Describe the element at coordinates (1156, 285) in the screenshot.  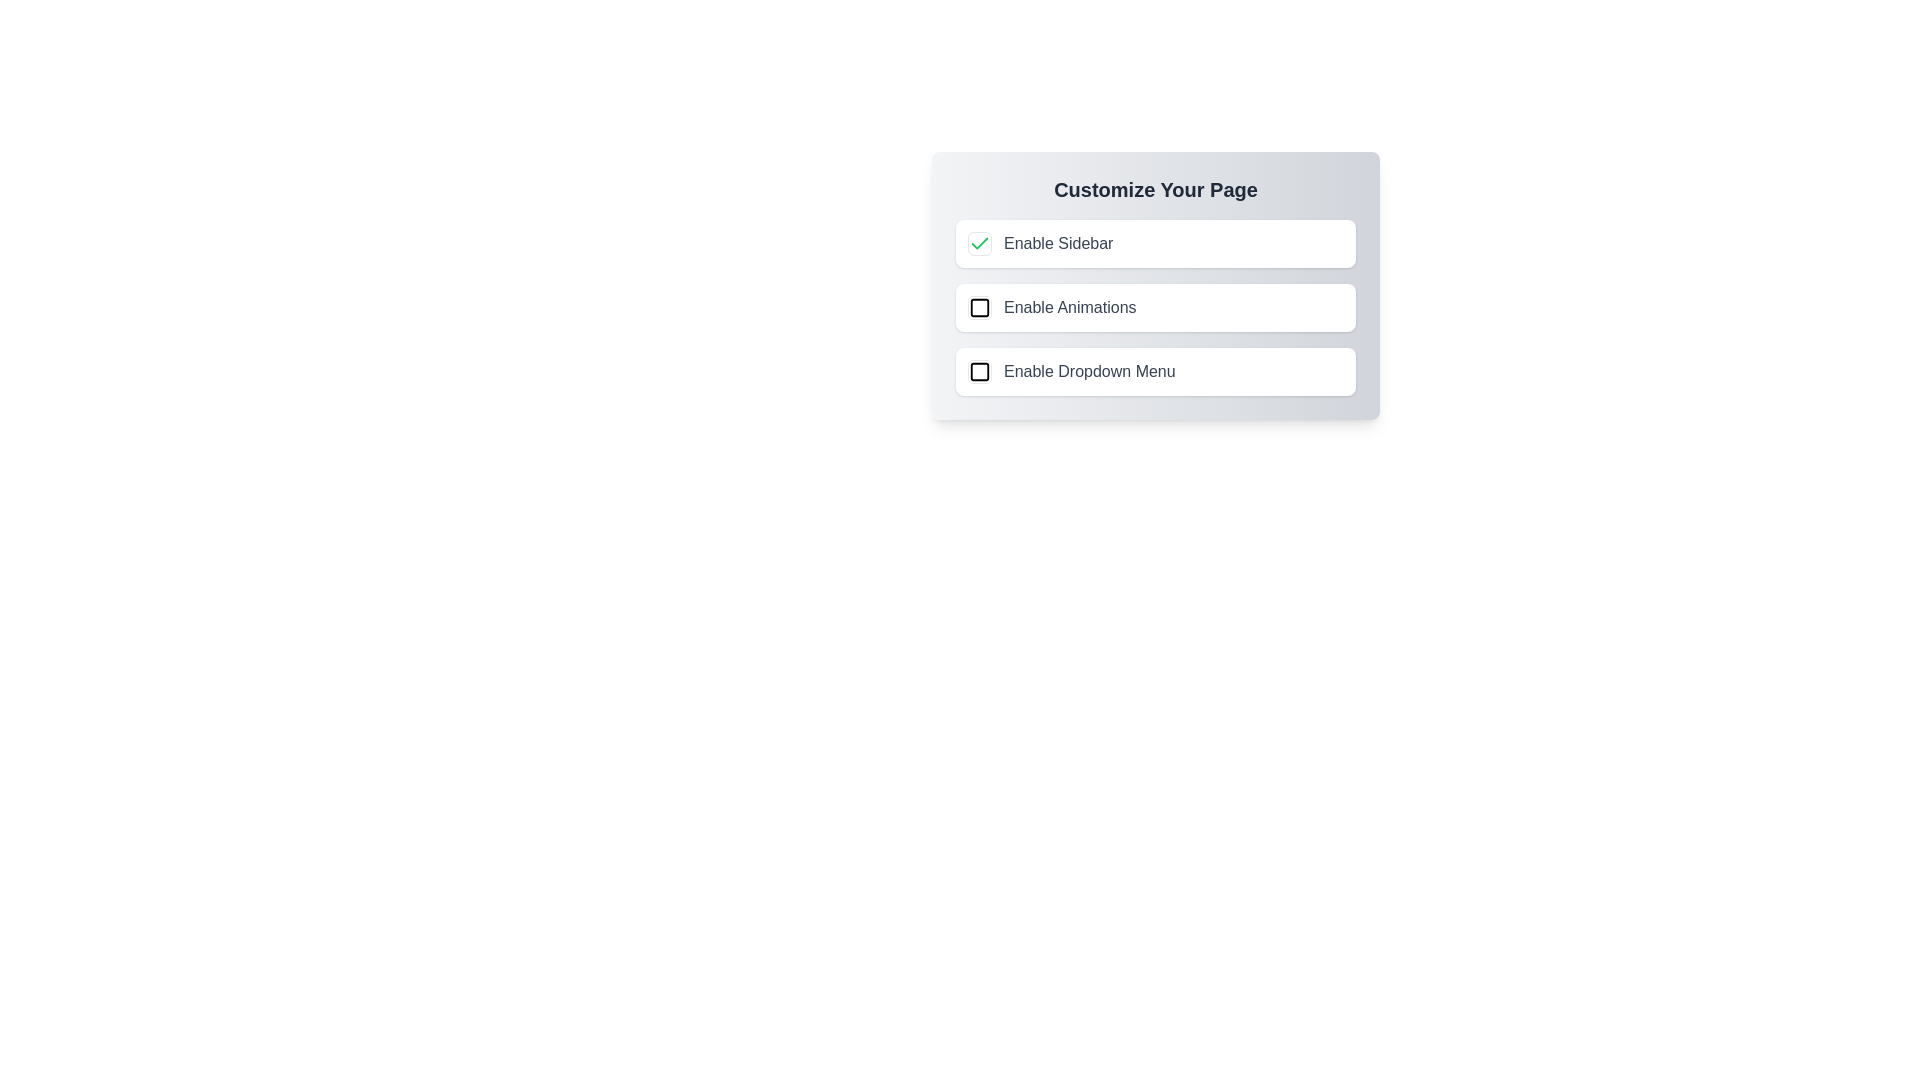
I see `the checkbox labeled 'Enable Animations'` at that location.